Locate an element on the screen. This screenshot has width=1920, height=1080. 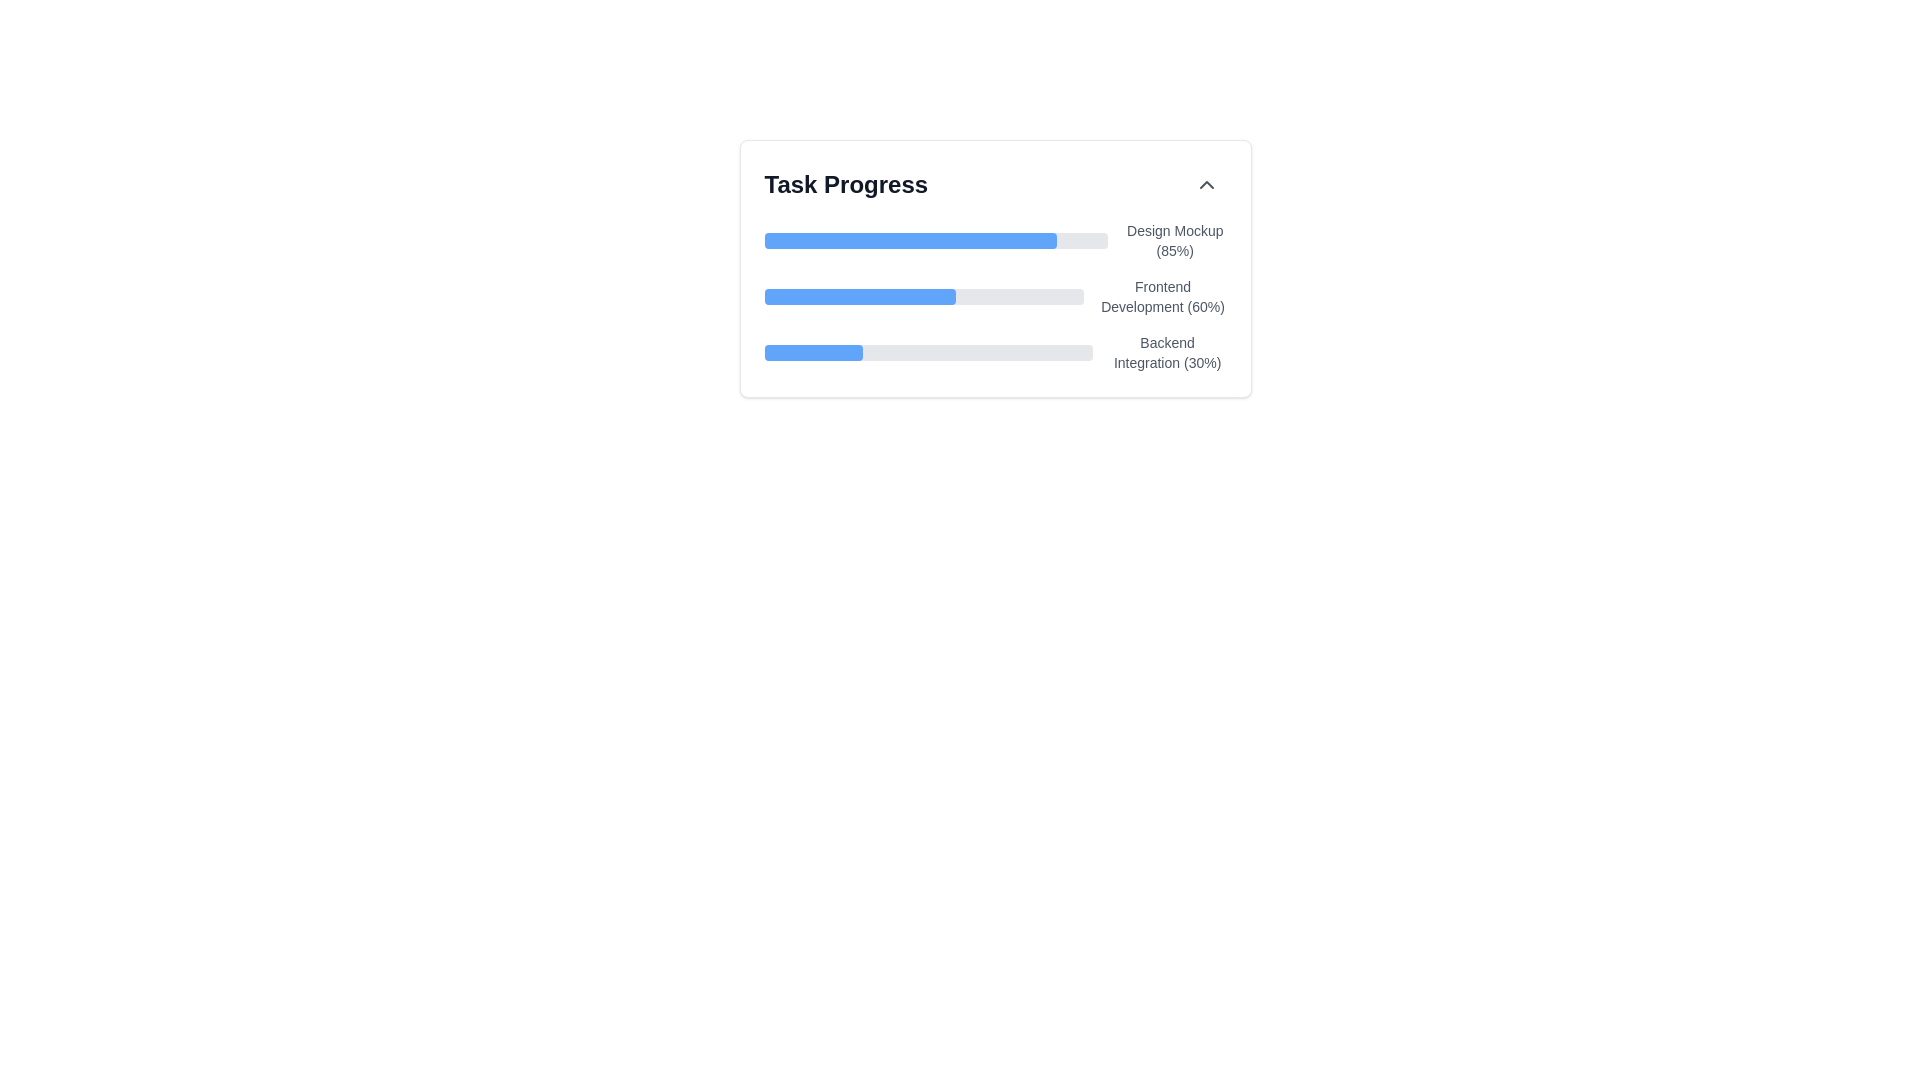
the text block reading 'Design Mockup (85%)', which is styled in a smaller font size and medium weight, colored in gray, located on the right side of the progress bar for 'Design Mockup', aligned vertically with the bar, at the top of the task progress display panel is located at coordinates (1175, 239).